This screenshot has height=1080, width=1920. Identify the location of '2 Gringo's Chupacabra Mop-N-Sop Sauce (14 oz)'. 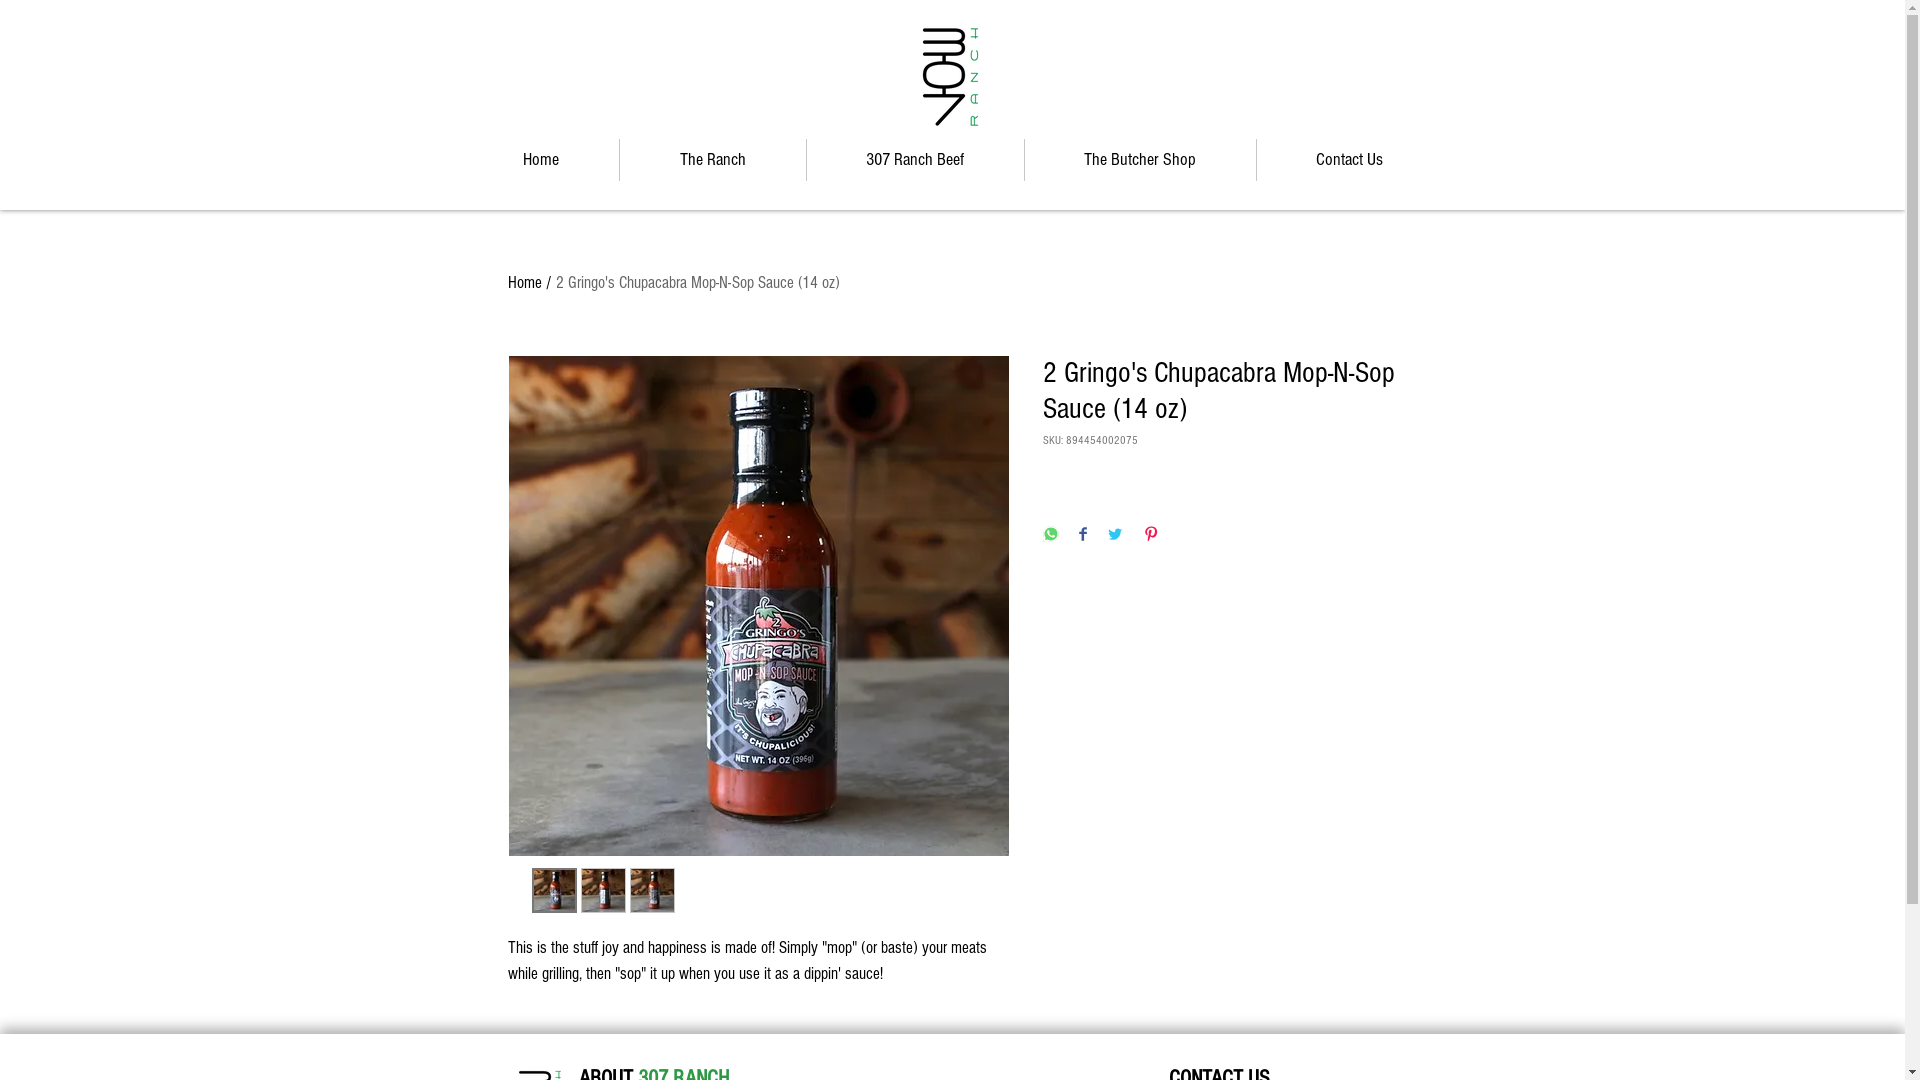
(697, 282).